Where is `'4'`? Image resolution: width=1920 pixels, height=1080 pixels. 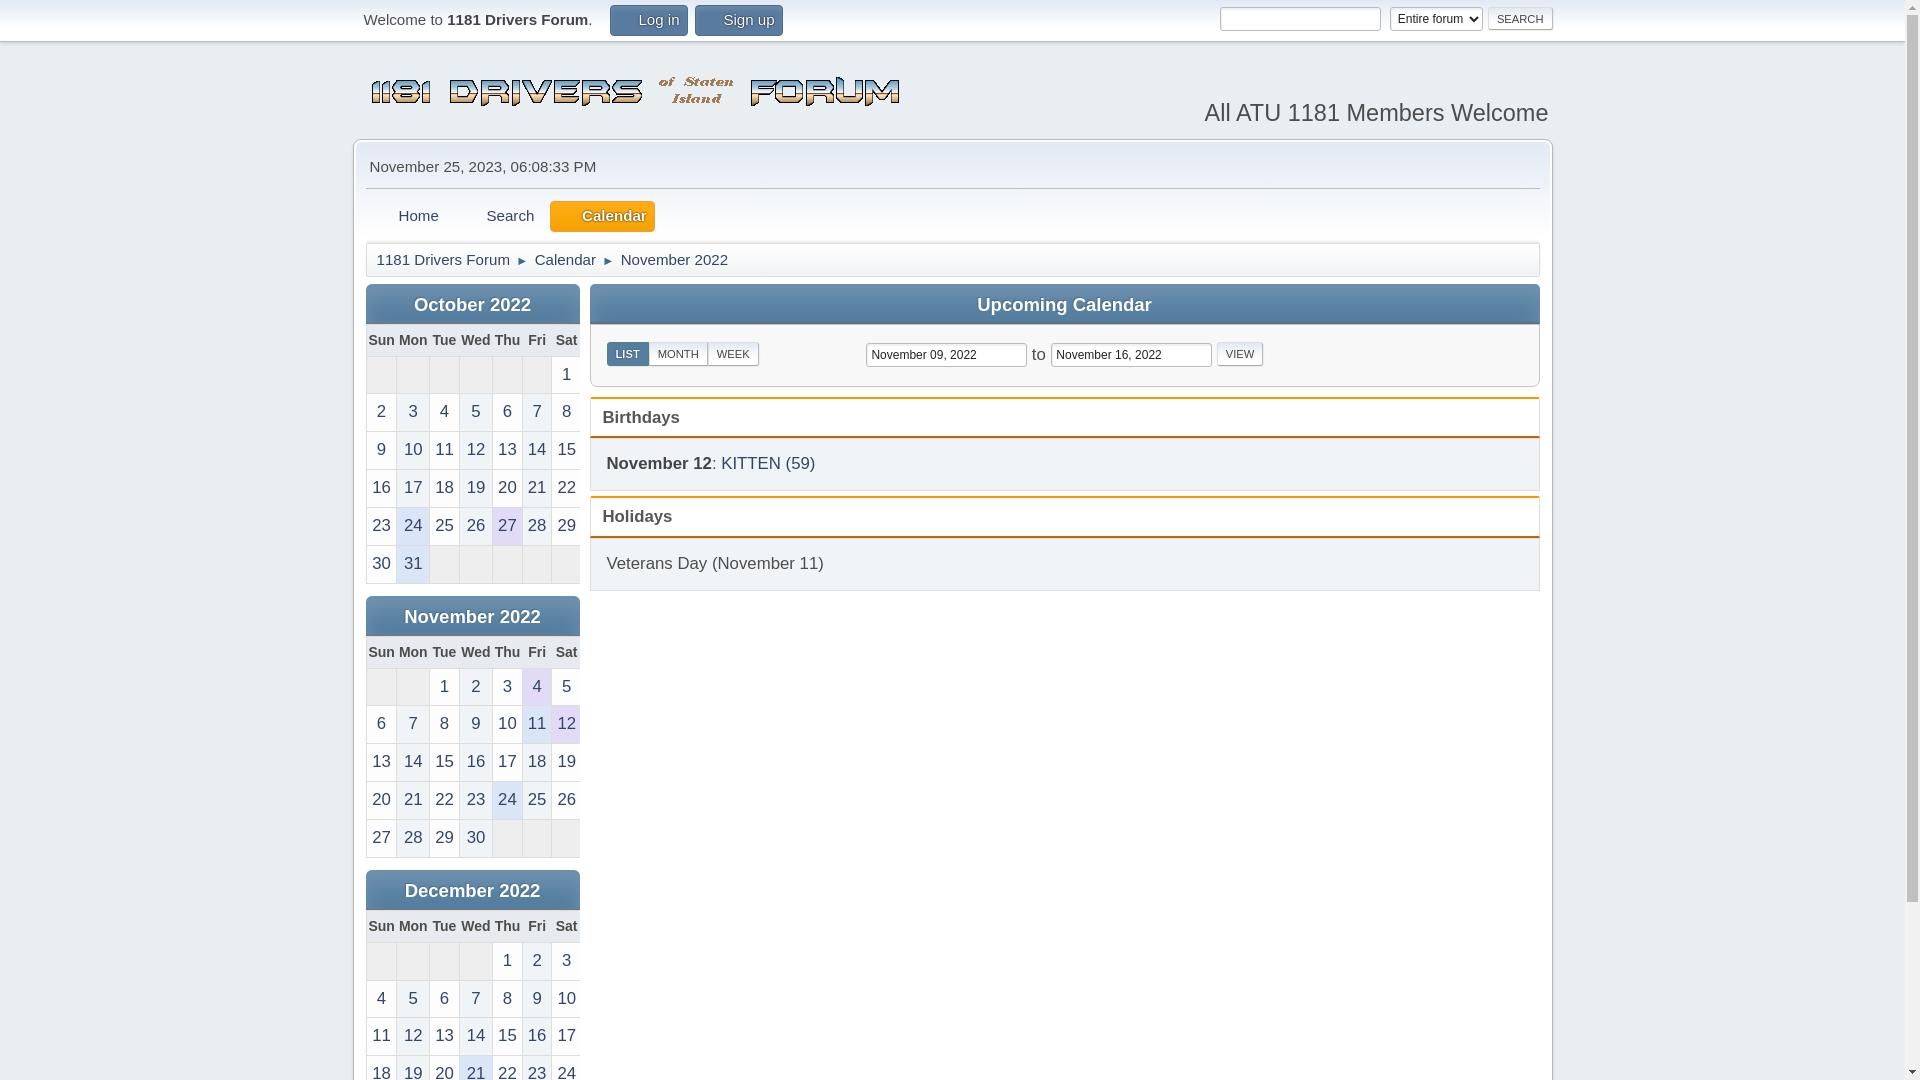 '4' is located at coordinates (523, 686).